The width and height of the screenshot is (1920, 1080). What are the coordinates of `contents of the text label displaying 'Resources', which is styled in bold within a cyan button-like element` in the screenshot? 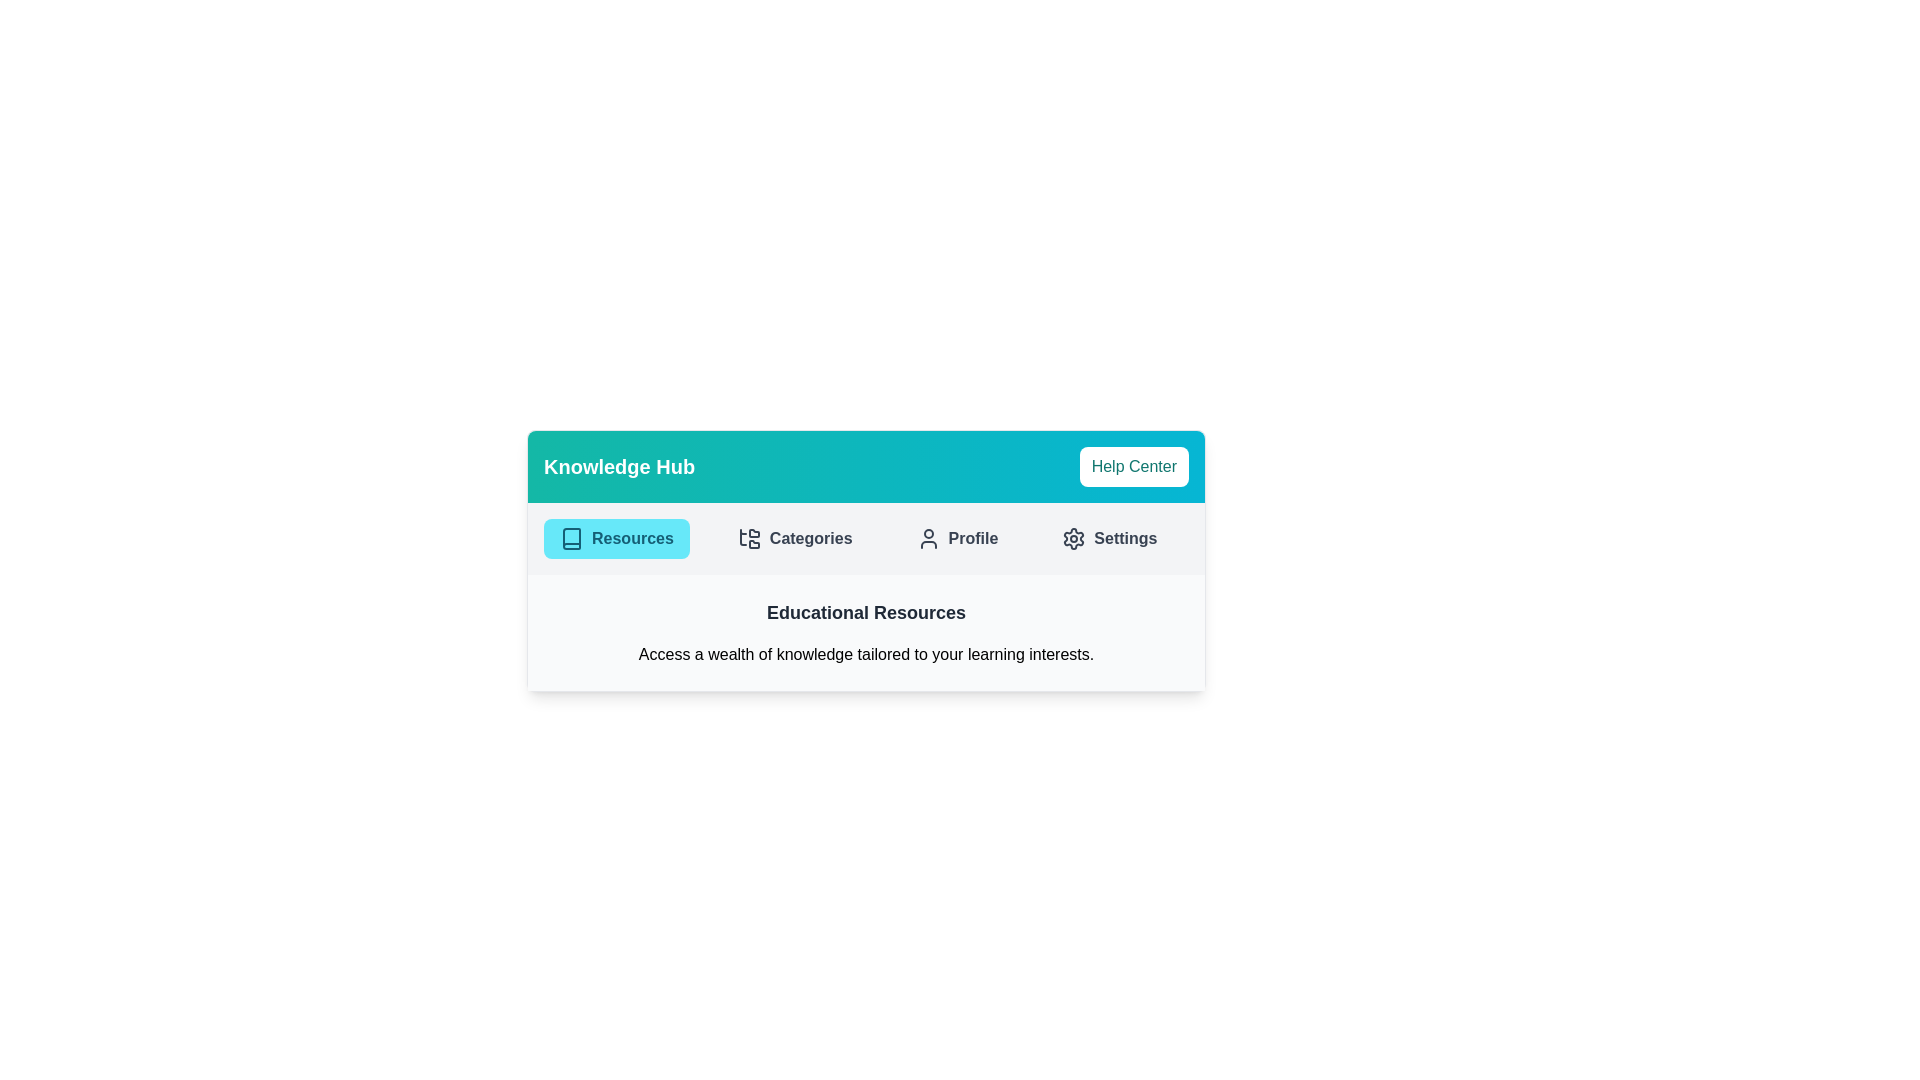 It's located at (631, 538).